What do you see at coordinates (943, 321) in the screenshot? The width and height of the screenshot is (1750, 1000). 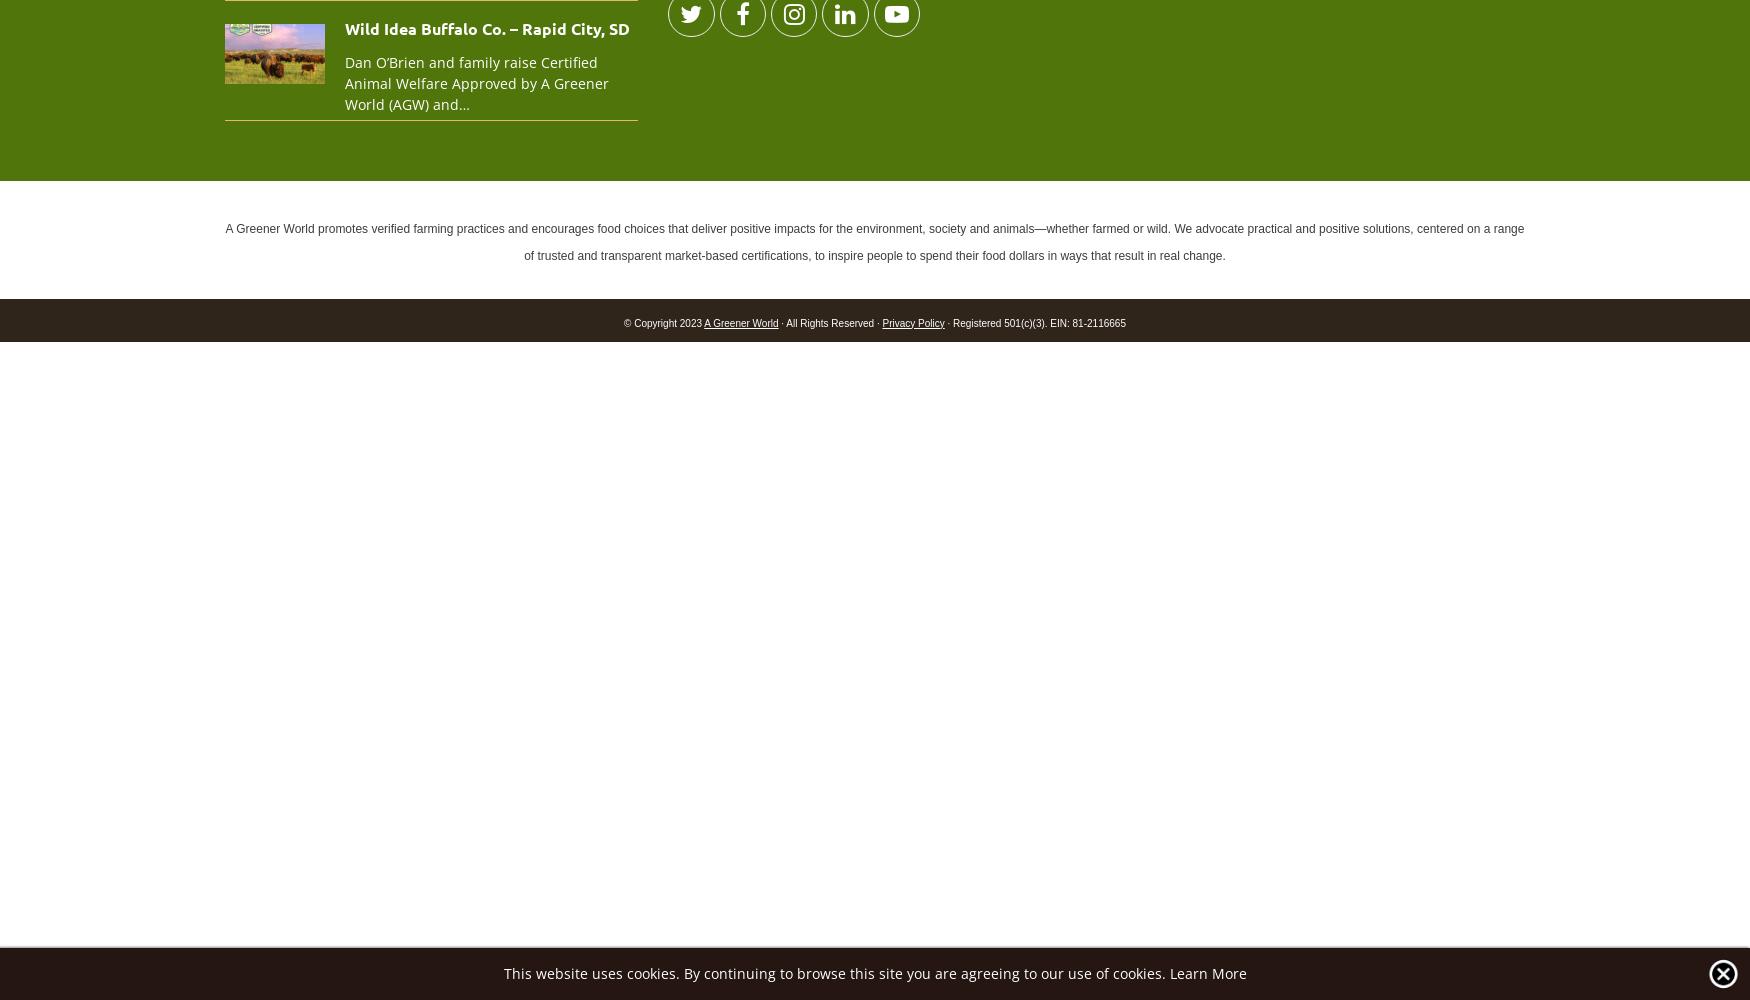 I see `'· Registered 501(c)(3). EIN: 81-2116665'` at bounding box center [943, 321].